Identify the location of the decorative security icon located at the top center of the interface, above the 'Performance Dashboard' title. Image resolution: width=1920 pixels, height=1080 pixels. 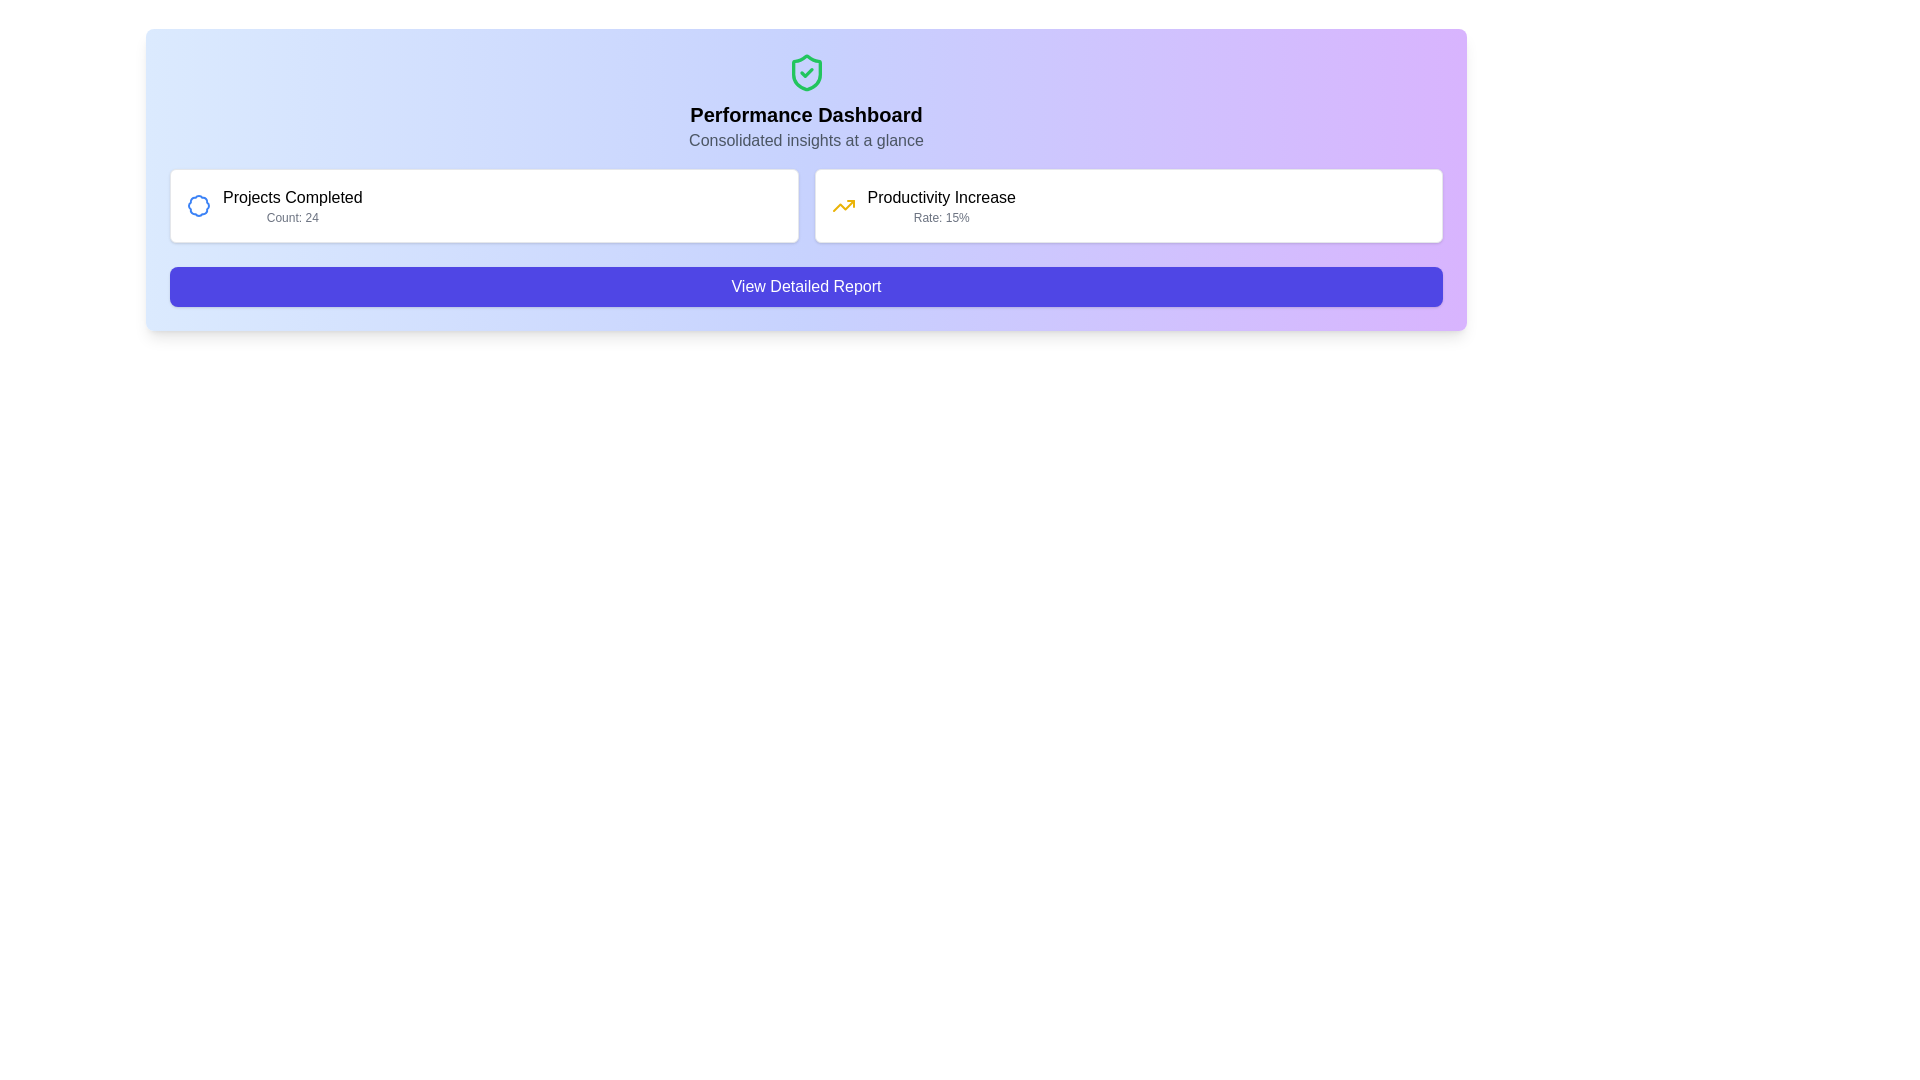
(806, 72).